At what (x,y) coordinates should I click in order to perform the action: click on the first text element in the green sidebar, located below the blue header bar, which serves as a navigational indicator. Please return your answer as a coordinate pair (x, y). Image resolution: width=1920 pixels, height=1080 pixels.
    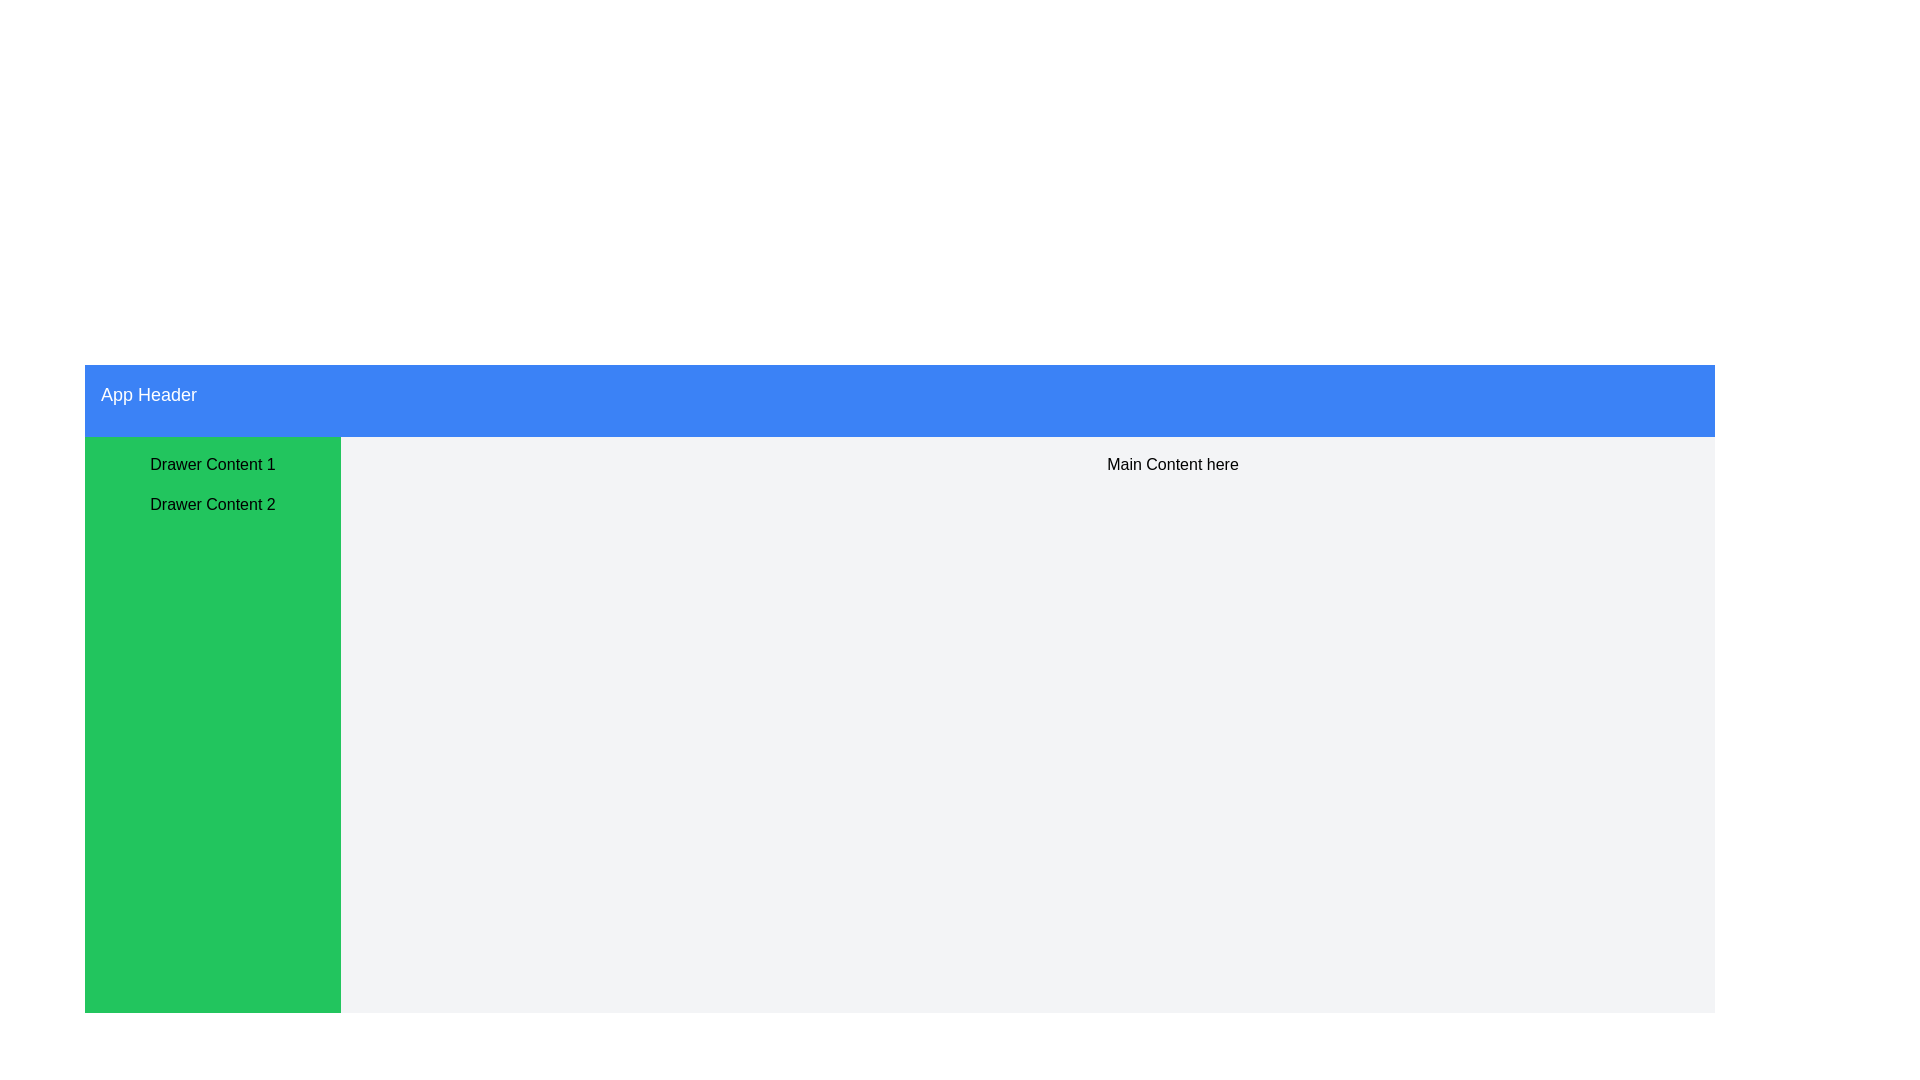
    Looking at the image, I should click on (212, 465).